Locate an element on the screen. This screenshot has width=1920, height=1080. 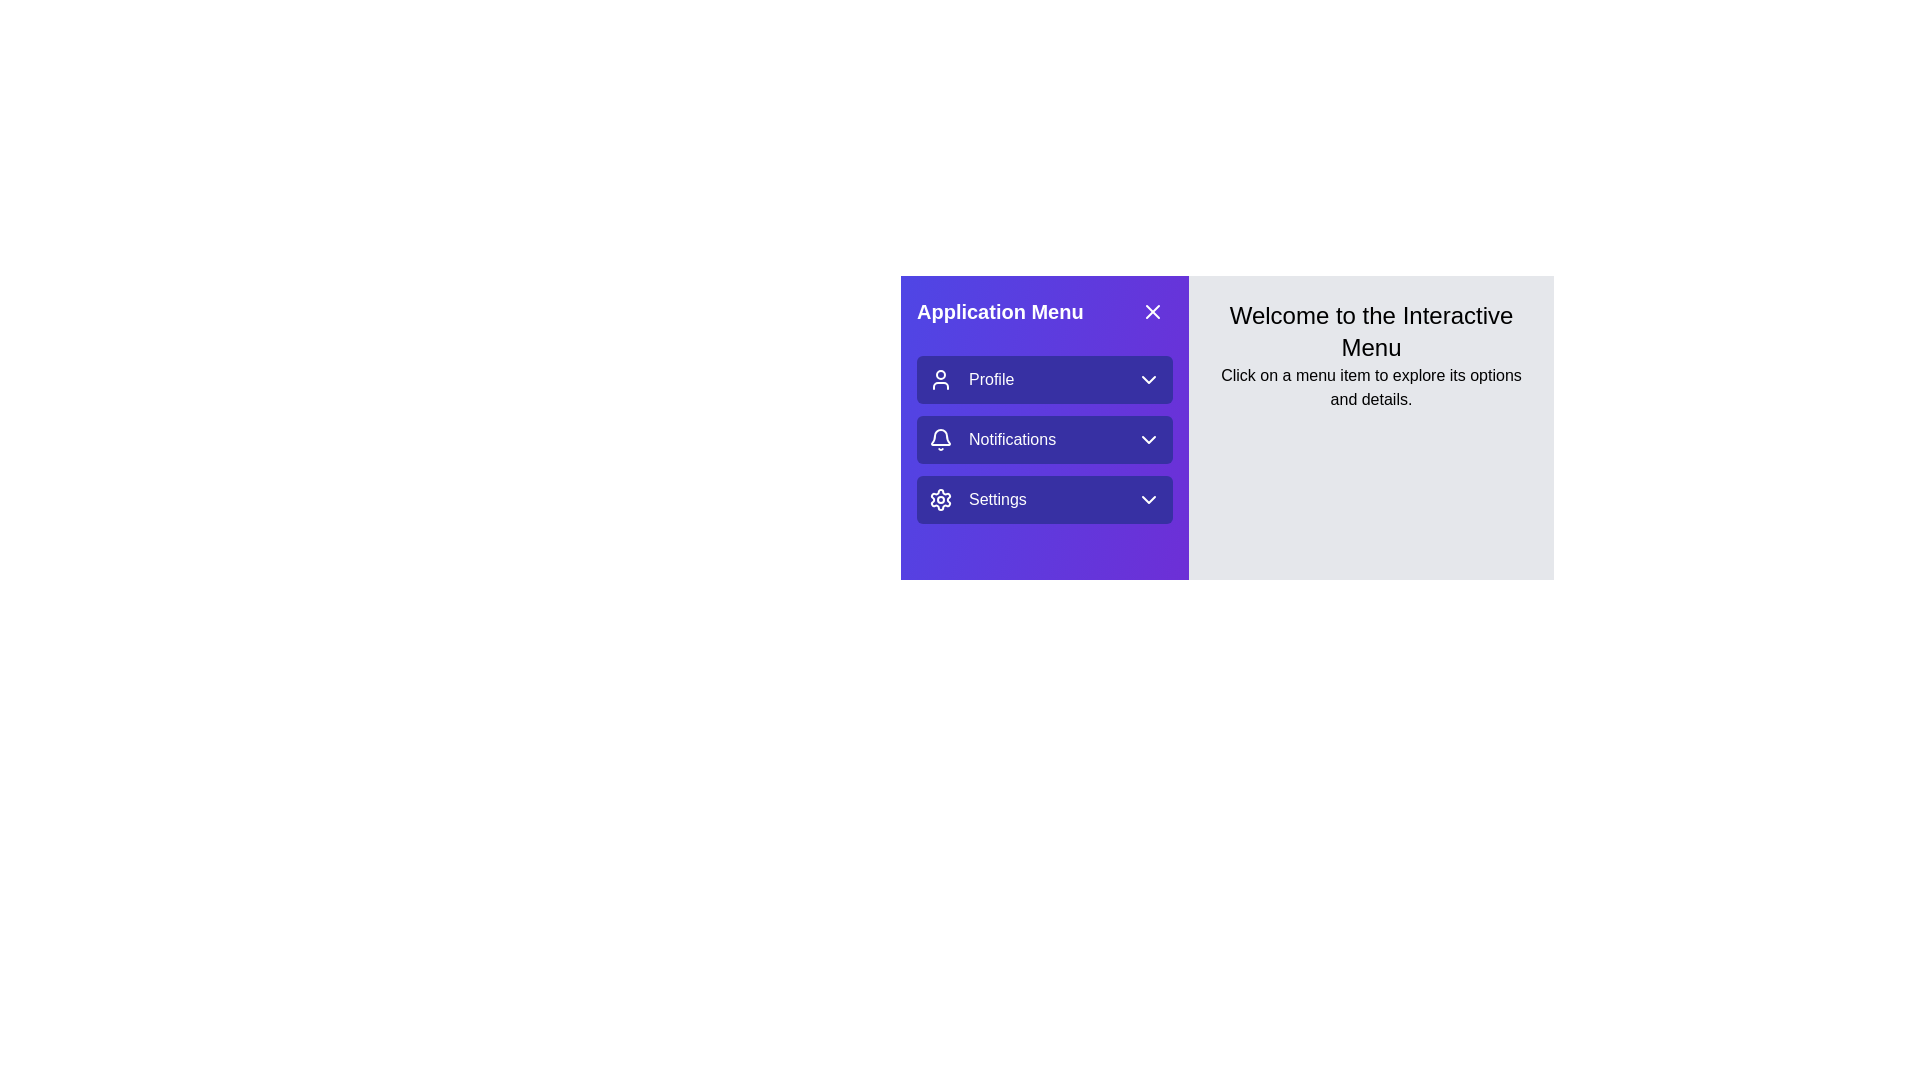
the static text label representing the notifications option in the application menu, which is positioned to the right of the bell icon and to the left of the dropdown icon is located at coordinates (1012, 438).